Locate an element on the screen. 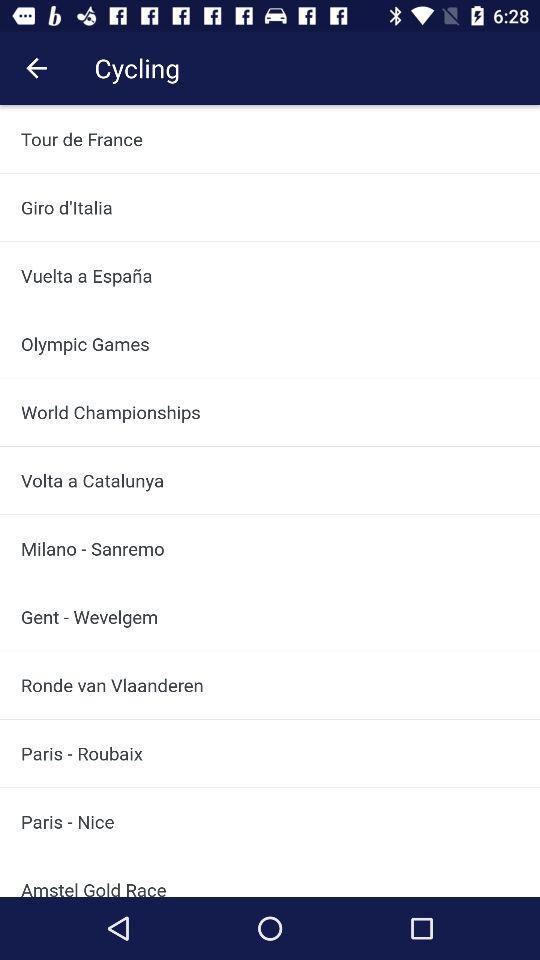 The width and height of the screenshot is (540, 960). the icon next to the cycling is located at coordinates (36, 68).